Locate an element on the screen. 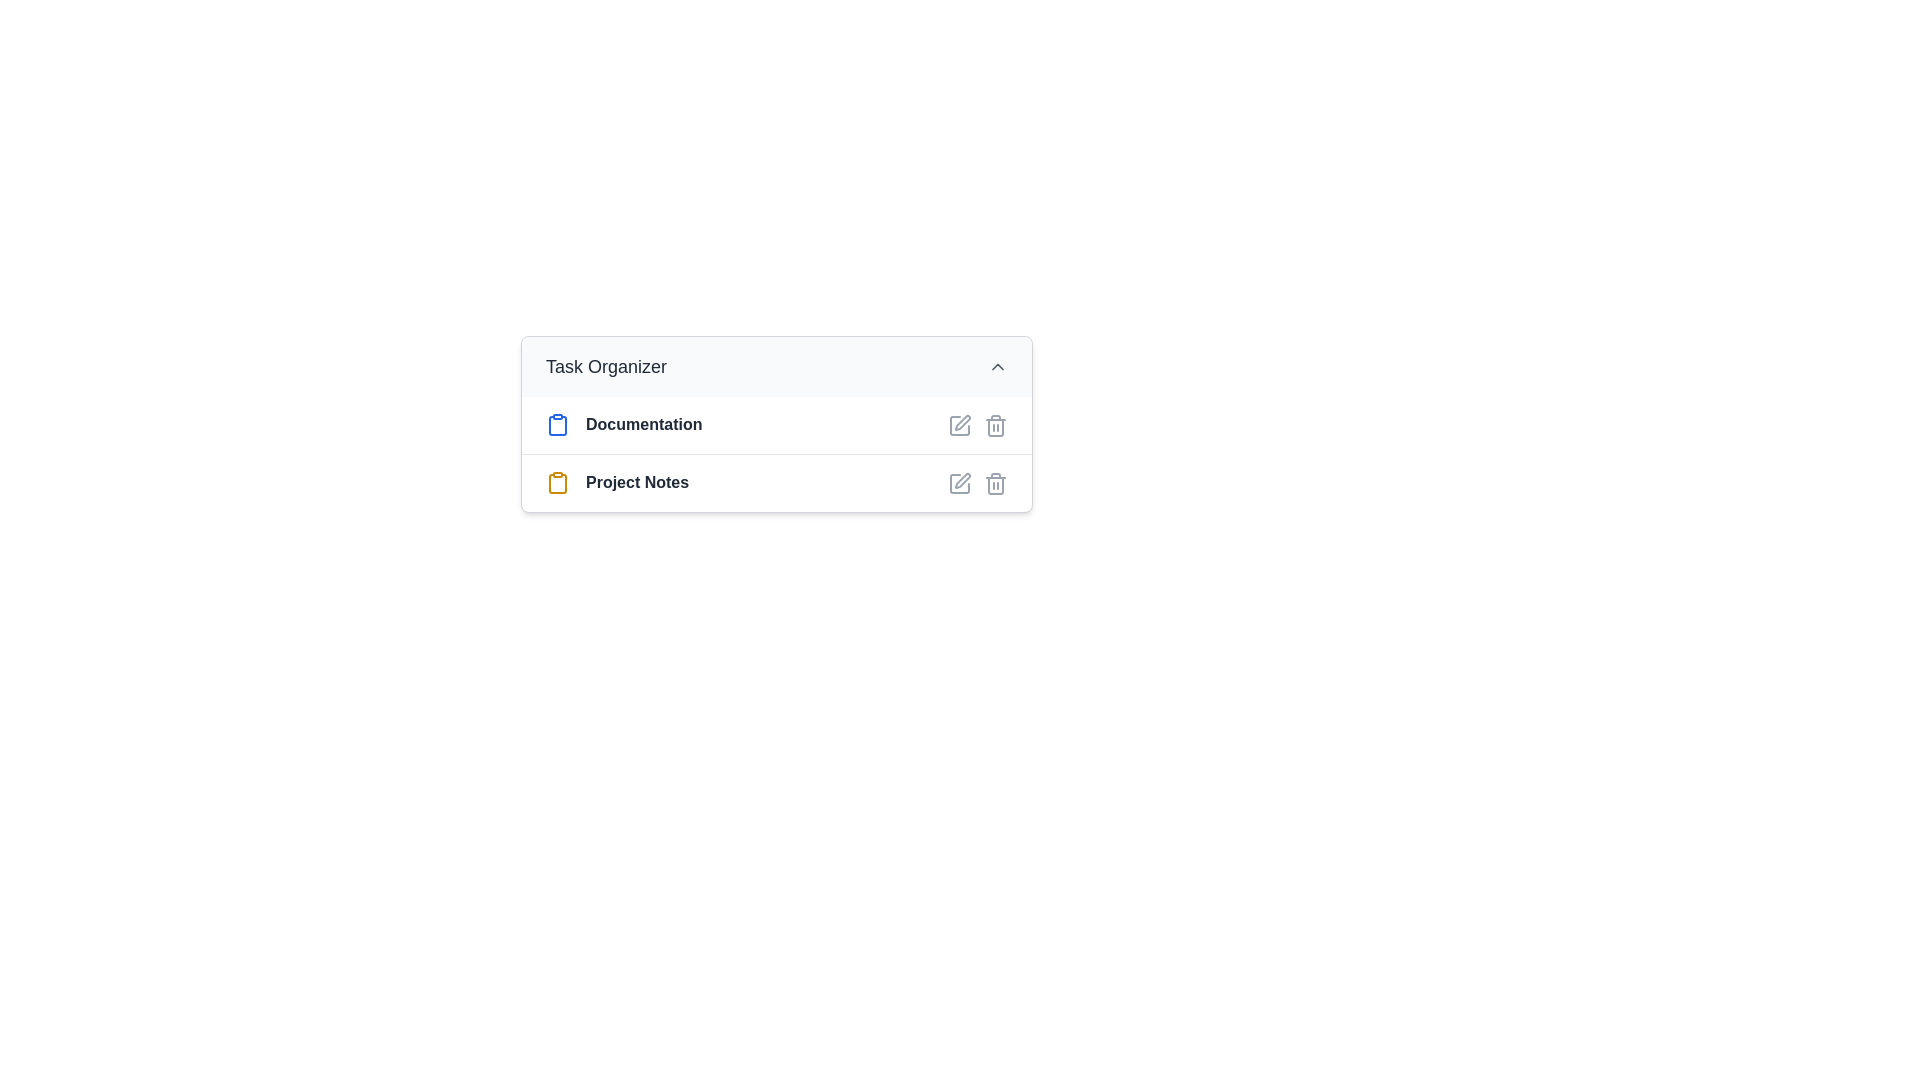 The image size is (1920, 1080). the 'Documentation' label, which is styled in bold gray font and located in the 'Task Organizer' section, above 'Project Notes' is located at coordinates (644, 424).